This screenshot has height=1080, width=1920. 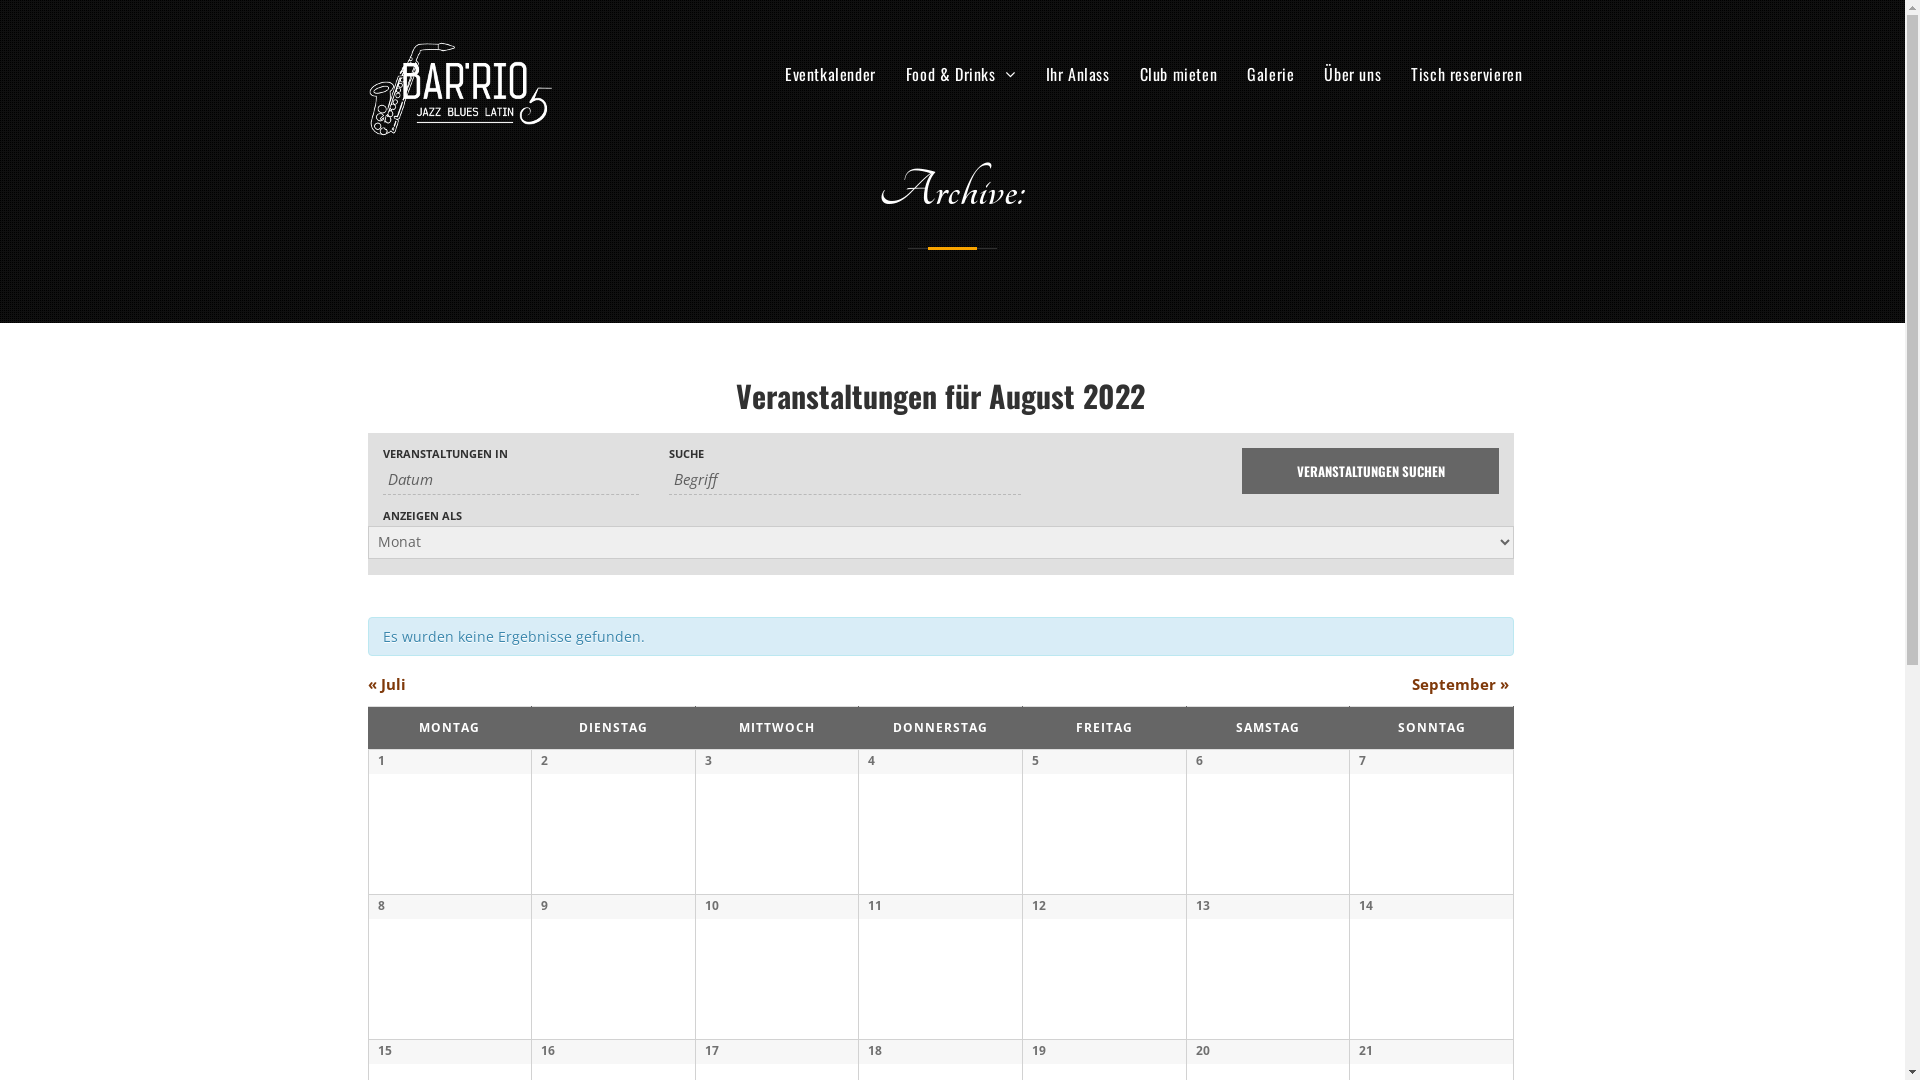 What do you see at coordinates (1179, 72) in the screenshot?
I see `'Club mieten'` at bounding box center [1179, 72].